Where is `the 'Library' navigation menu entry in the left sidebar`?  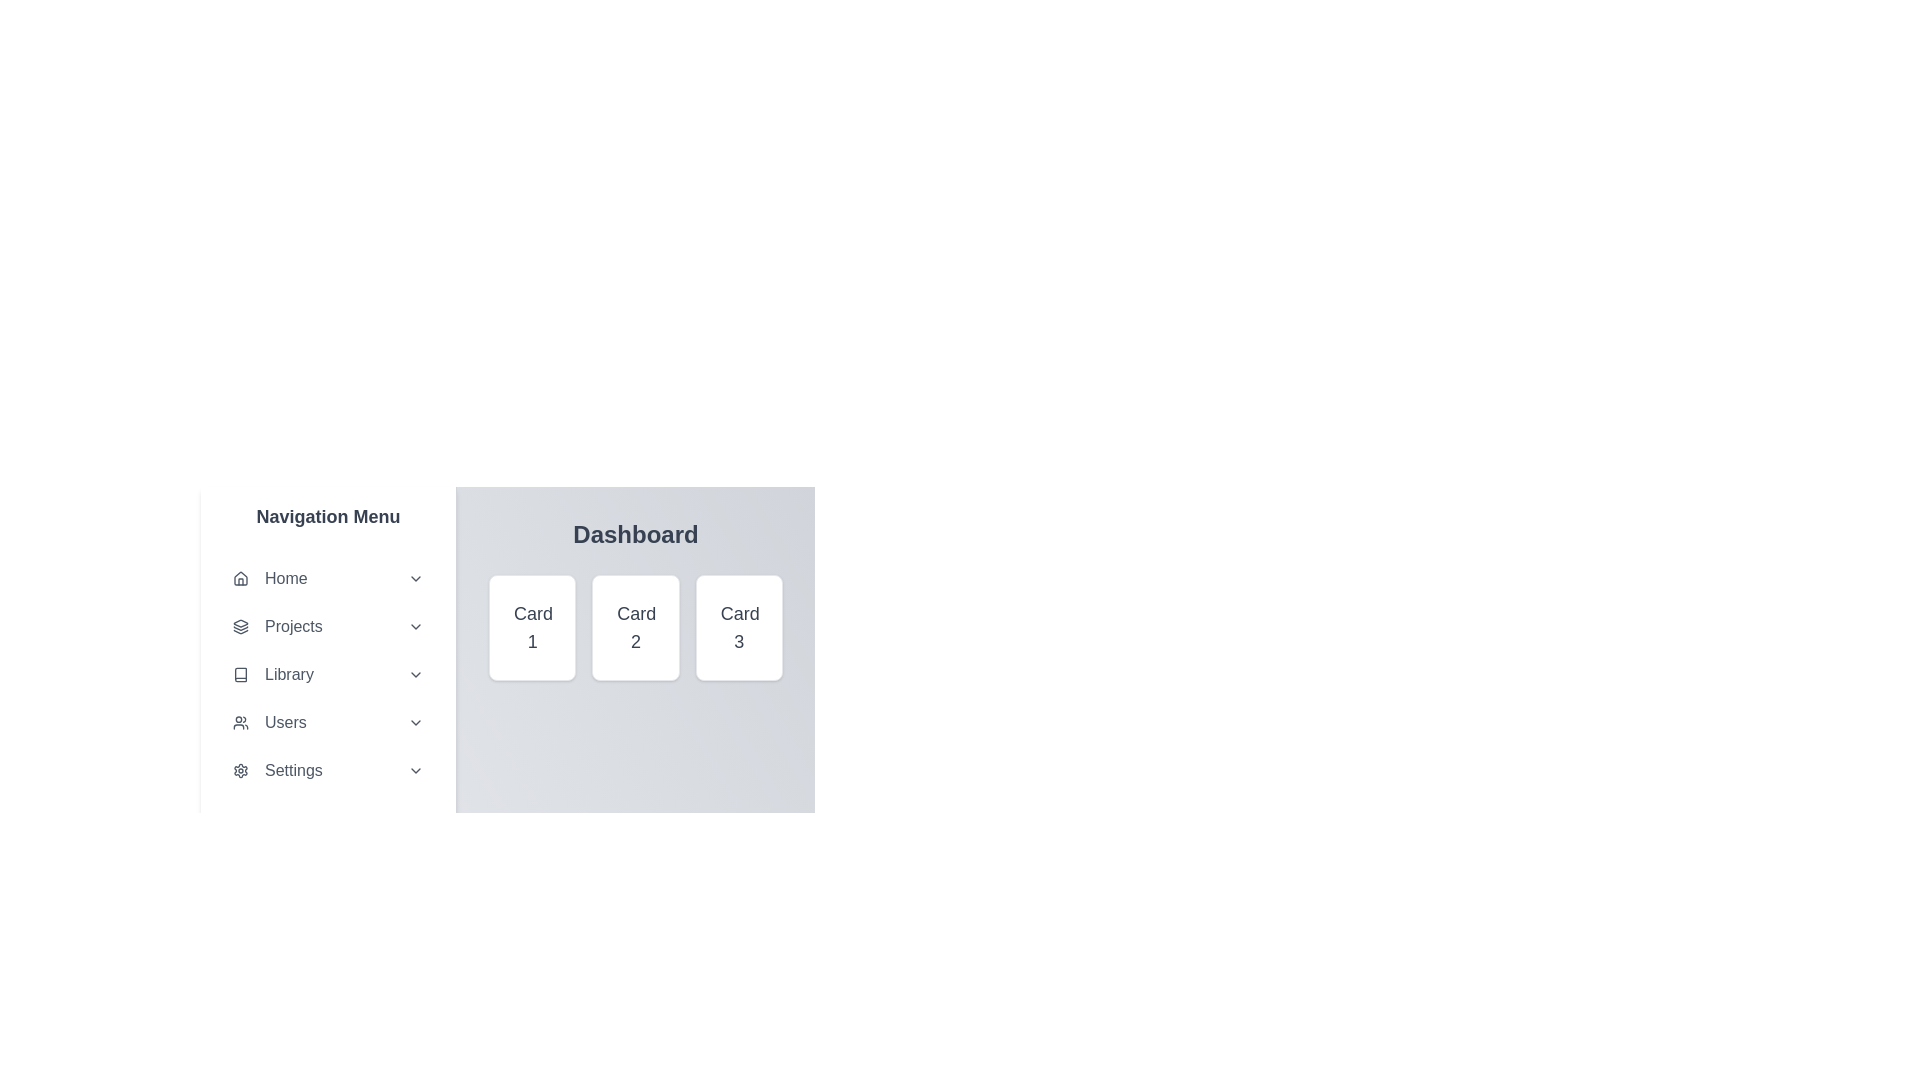 the 'Library' navigation menu entry in the left sidebar is located at coordinates (328, 675).